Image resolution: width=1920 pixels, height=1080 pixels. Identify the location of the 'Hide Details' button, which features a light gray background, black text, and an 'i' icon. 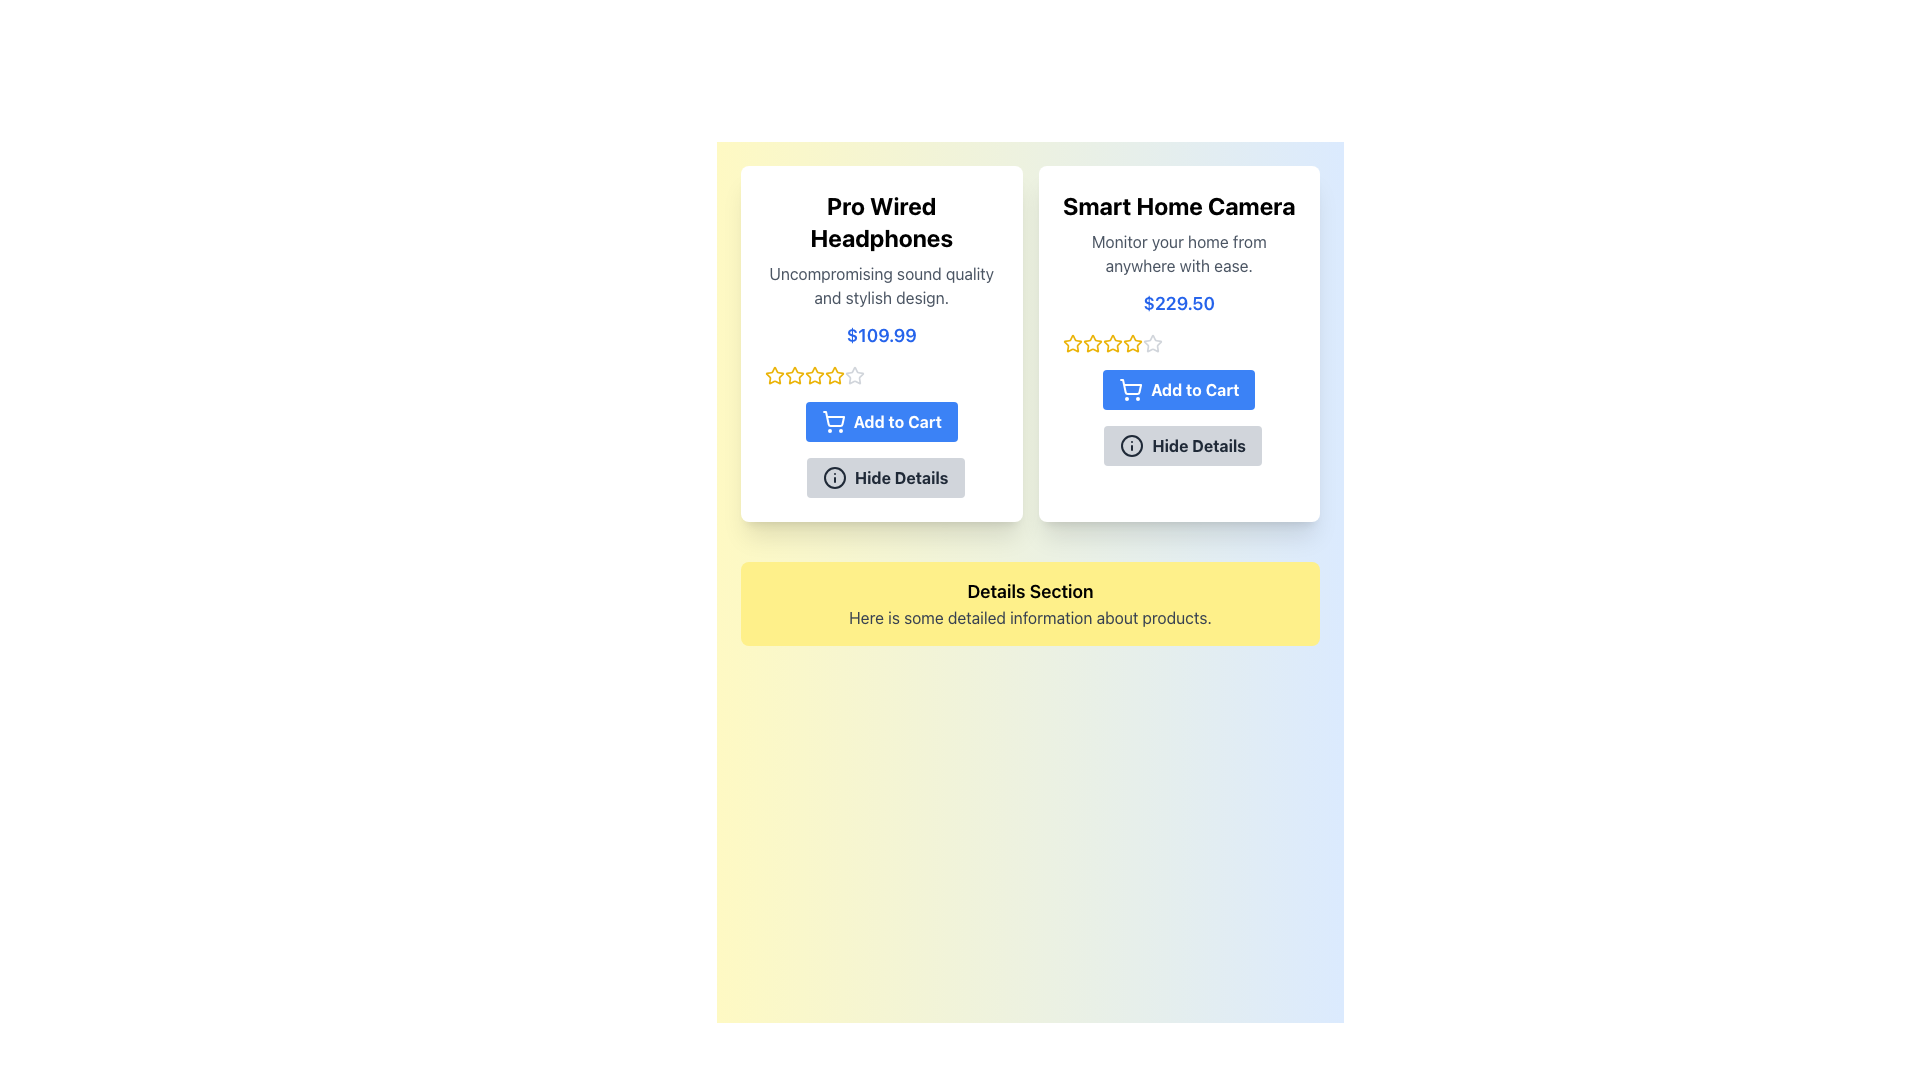
(1183, 445).